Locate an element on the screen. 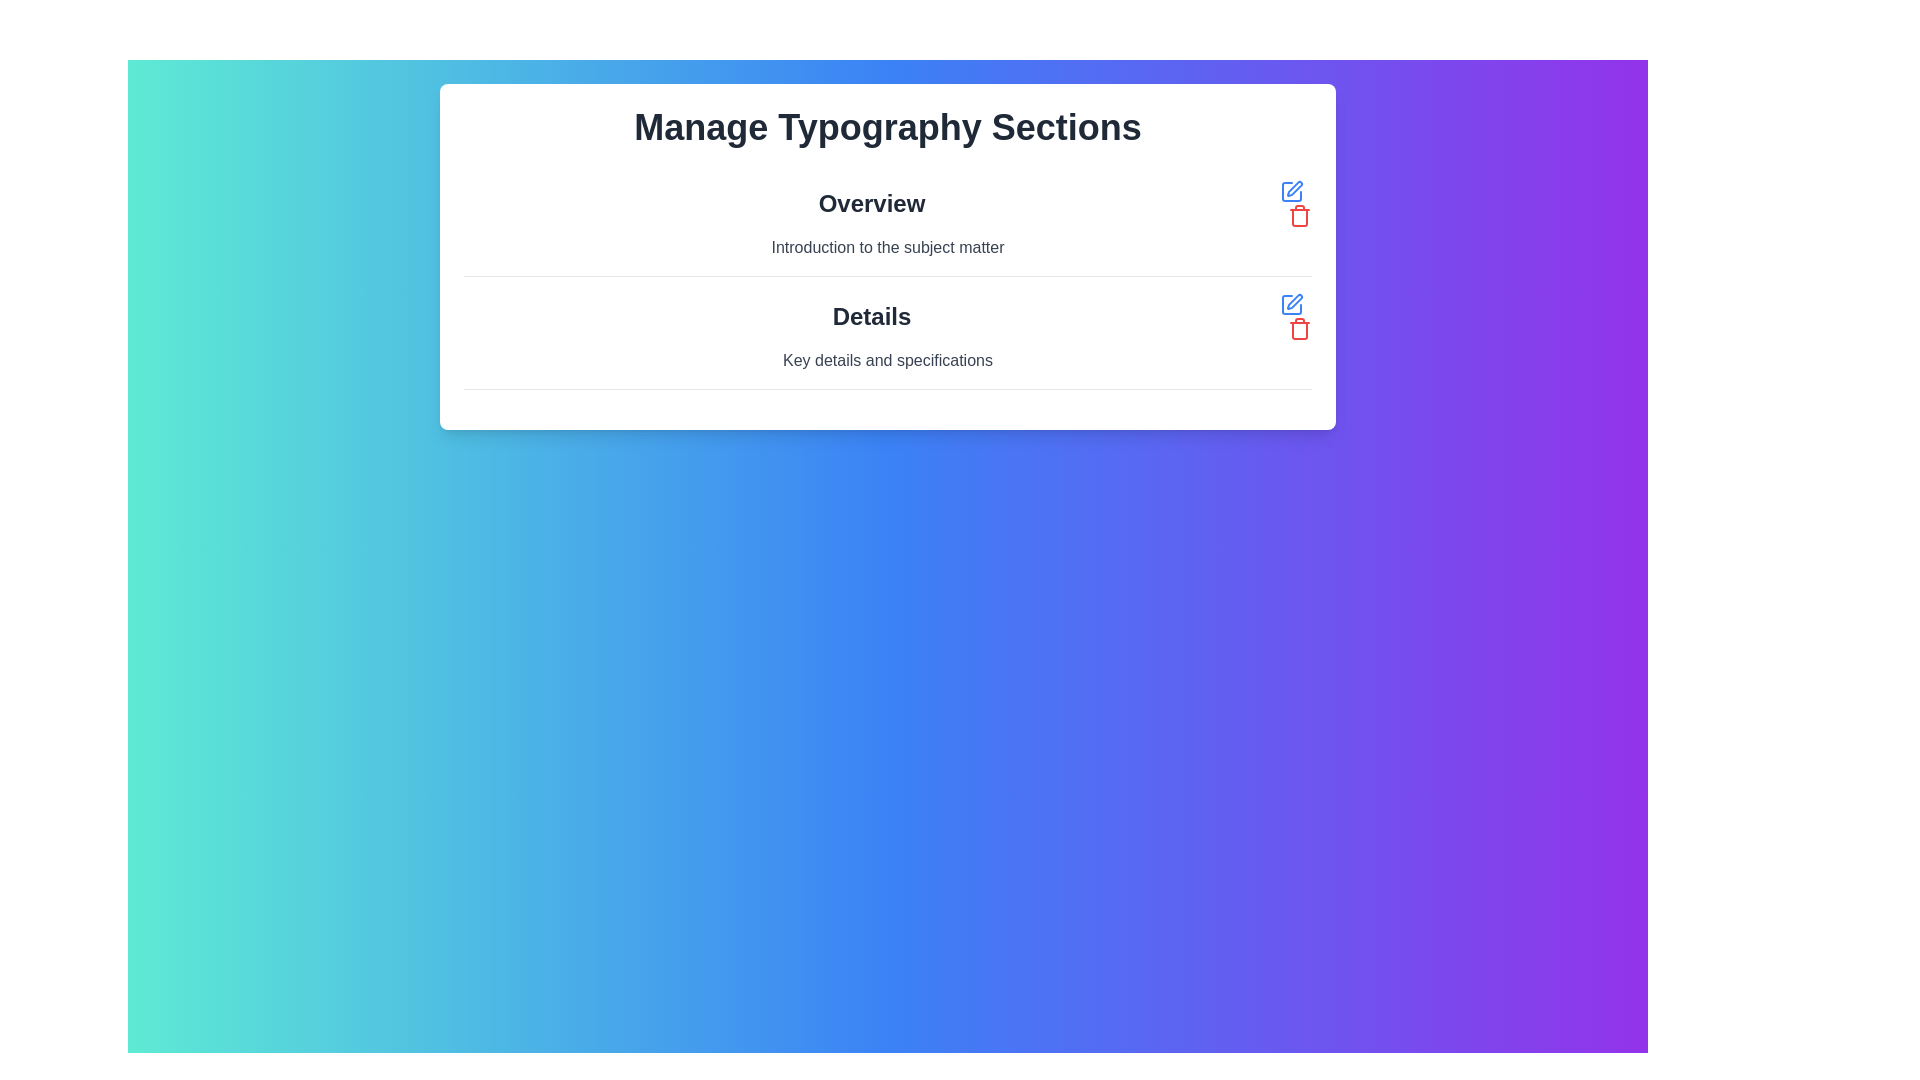 The image size is (1920, 1080). the blue pen icon on the right side of the 'Details' label is located at coordinates (1296, 315).